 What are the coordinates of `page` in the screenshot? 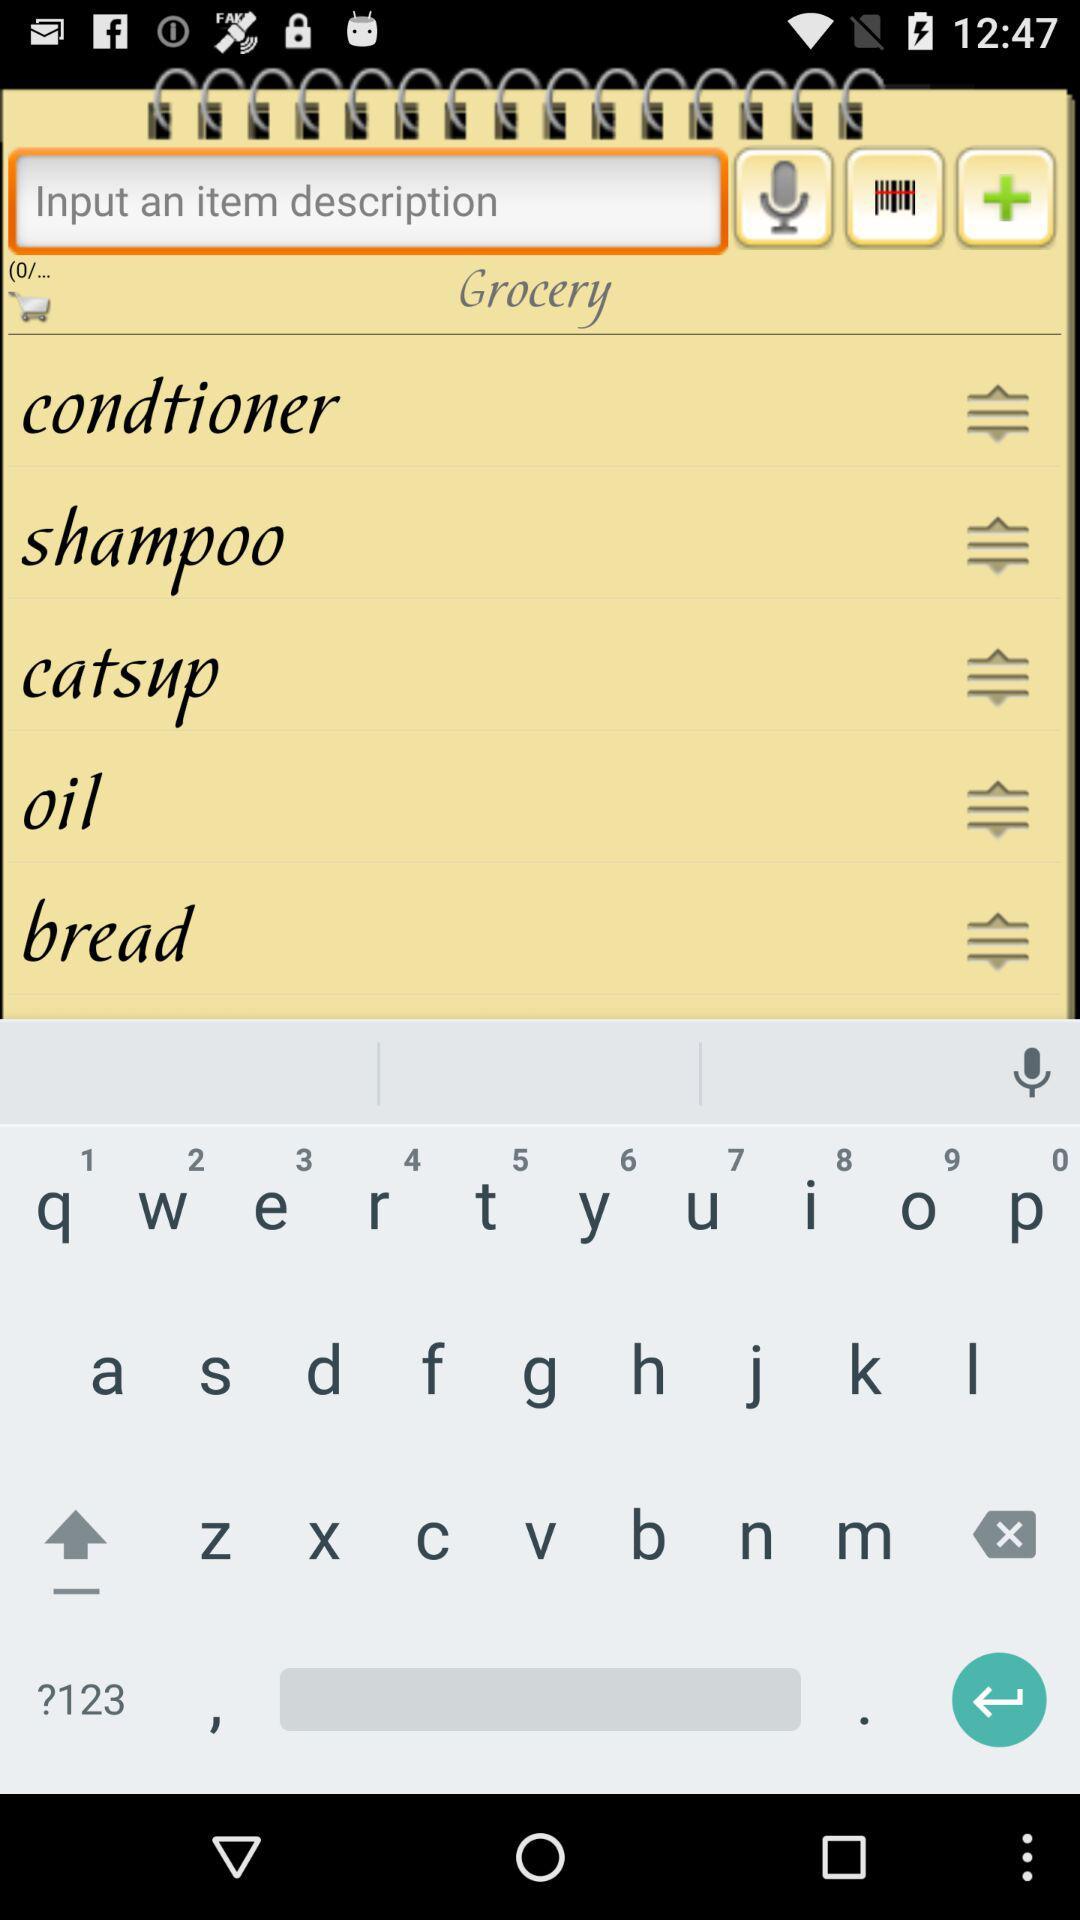 It's located at (1005, 197).